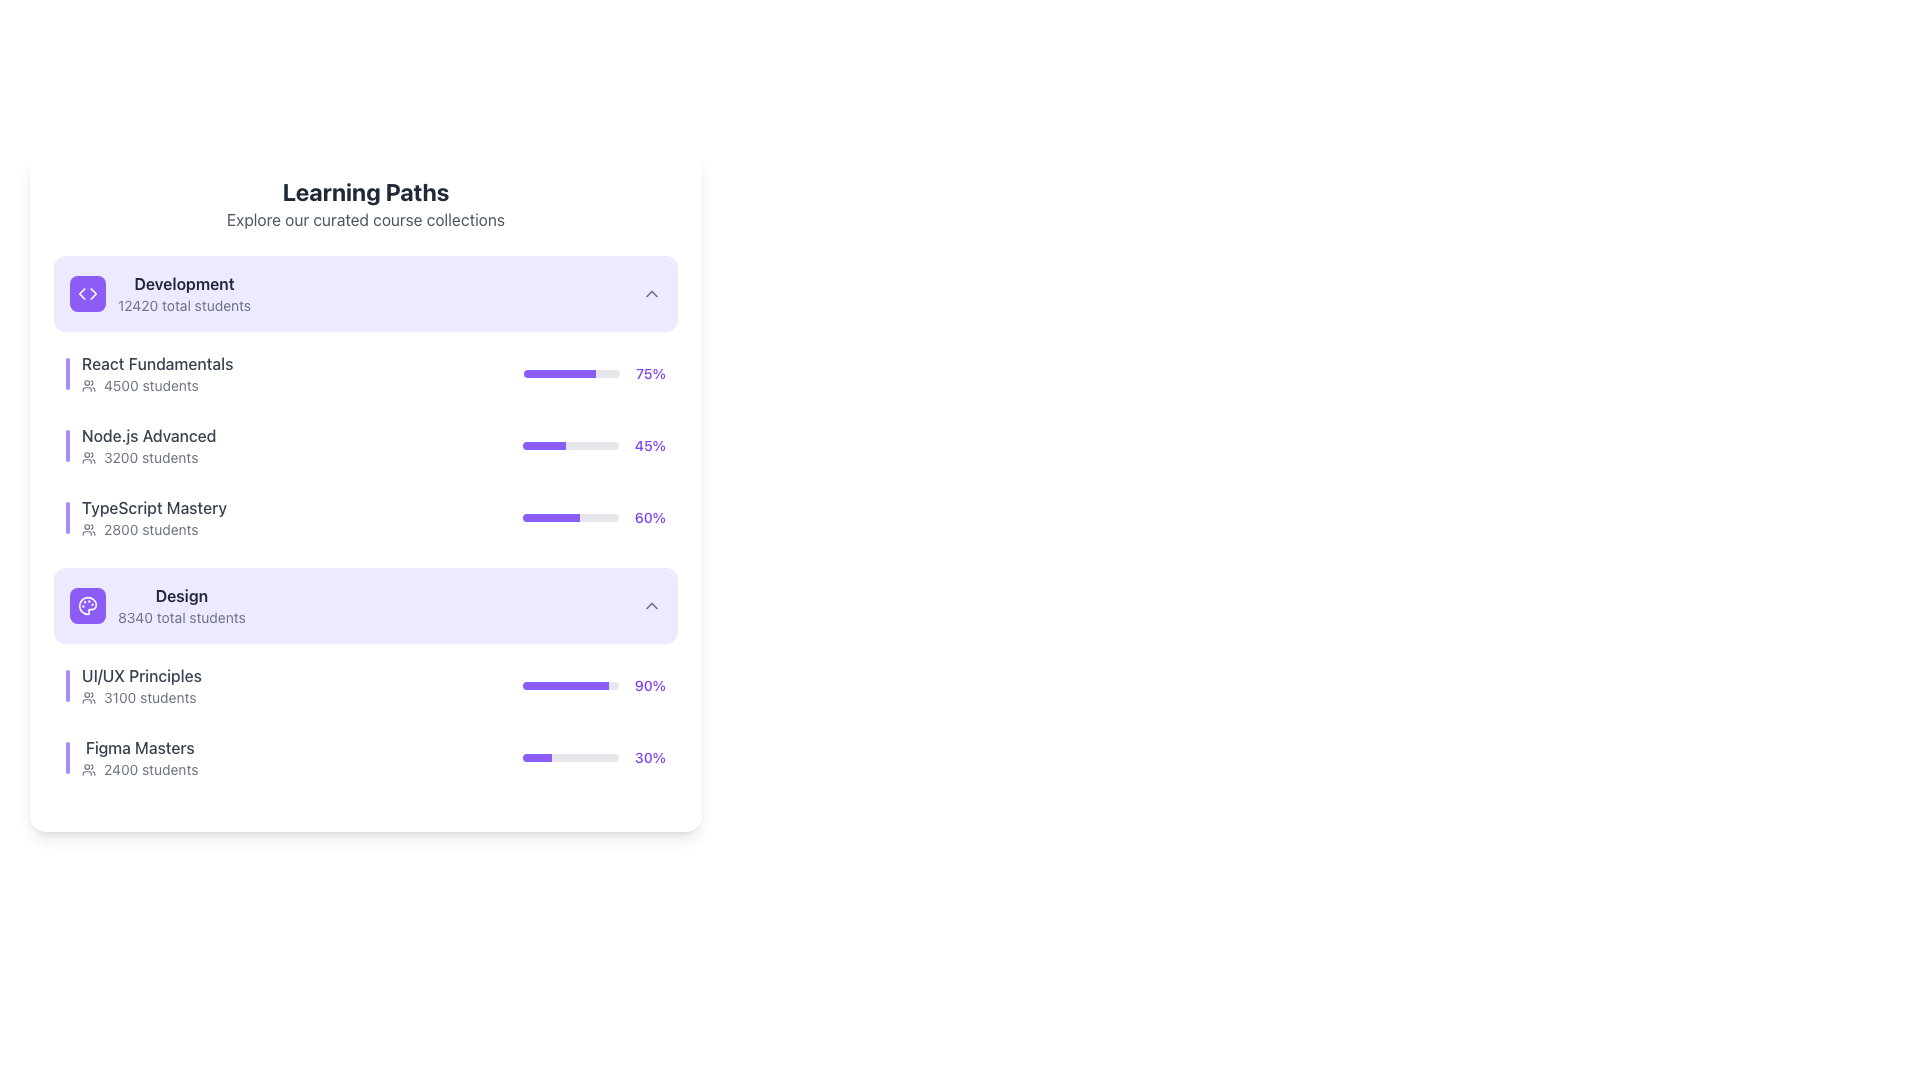  Describe the element at coordinates (145, 516) in the screenshot. I see `the 'TypeScript Mastery' hyperlink in the third list item under the 'Development' section` at that location.